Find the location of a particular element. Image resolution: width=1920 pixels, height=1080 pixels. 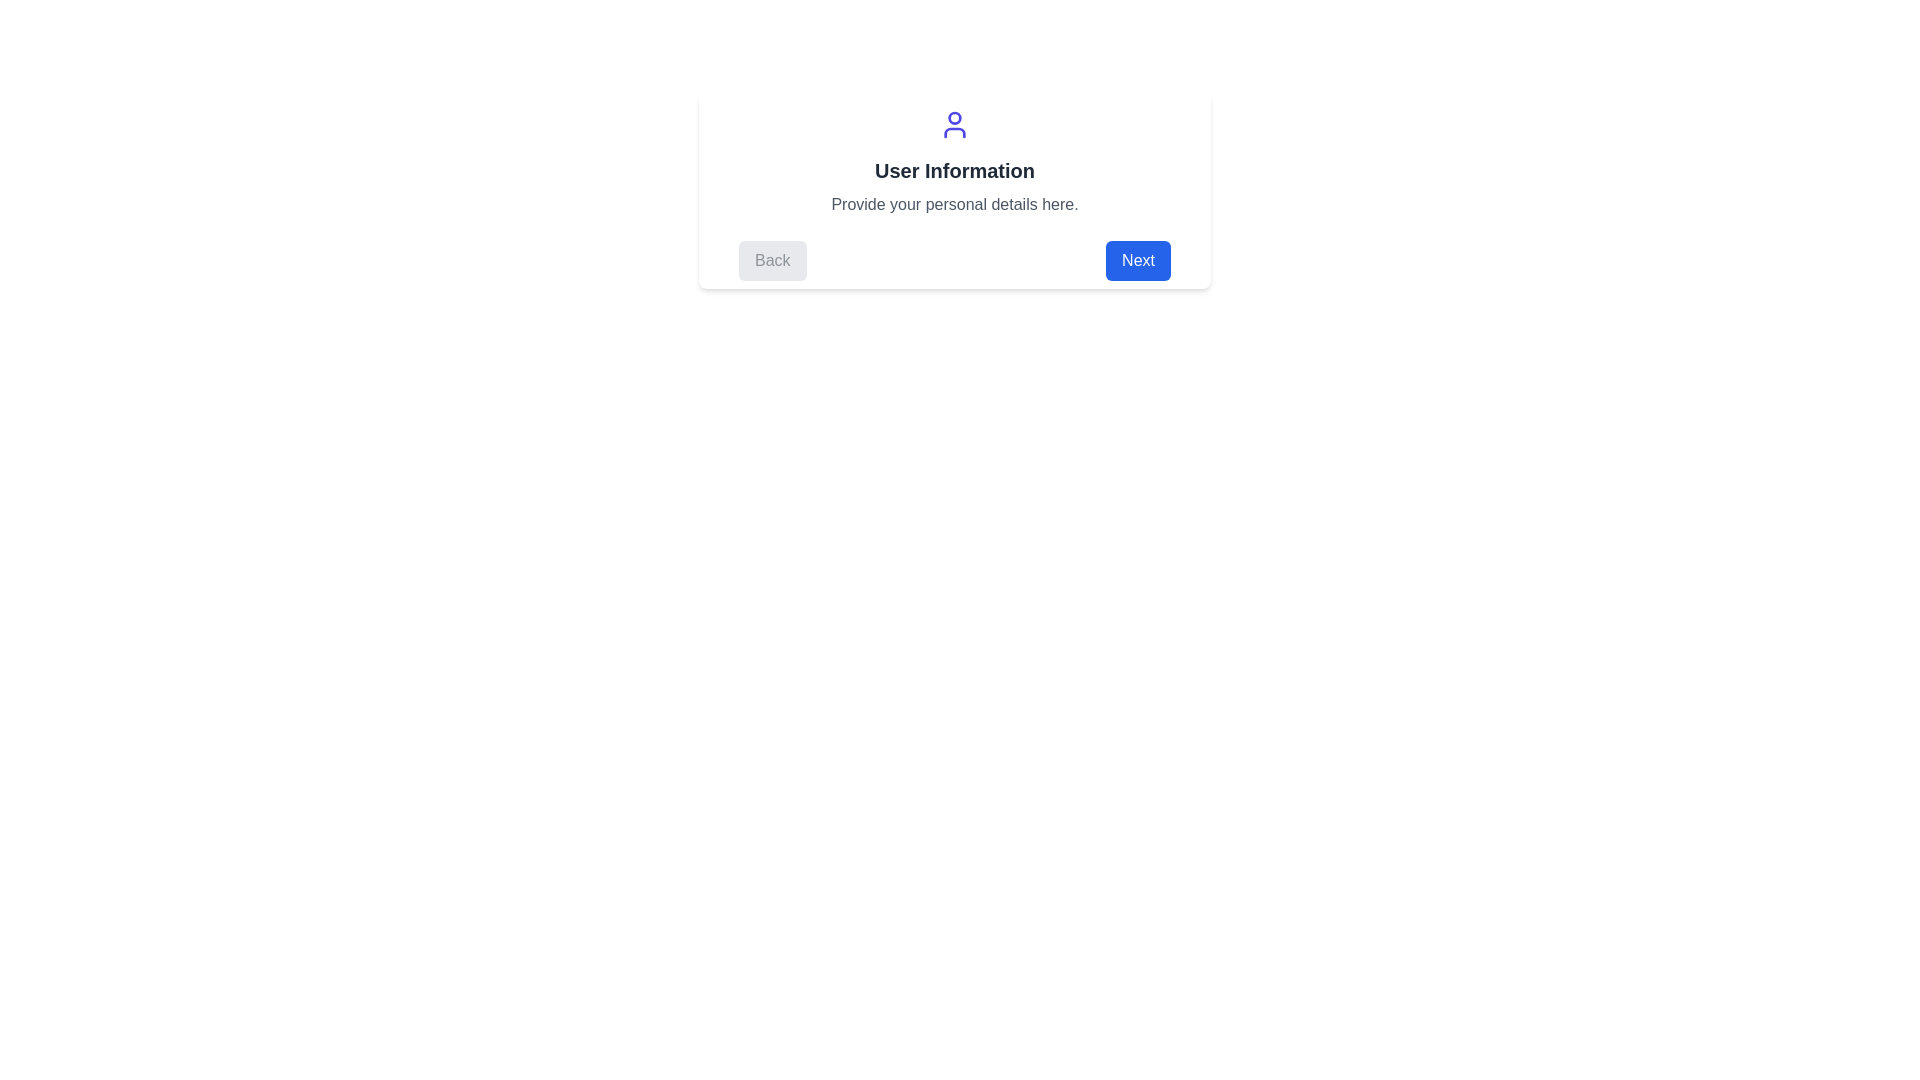

the icon visually by centering it in the viewport is located at coordinates (954, 124).